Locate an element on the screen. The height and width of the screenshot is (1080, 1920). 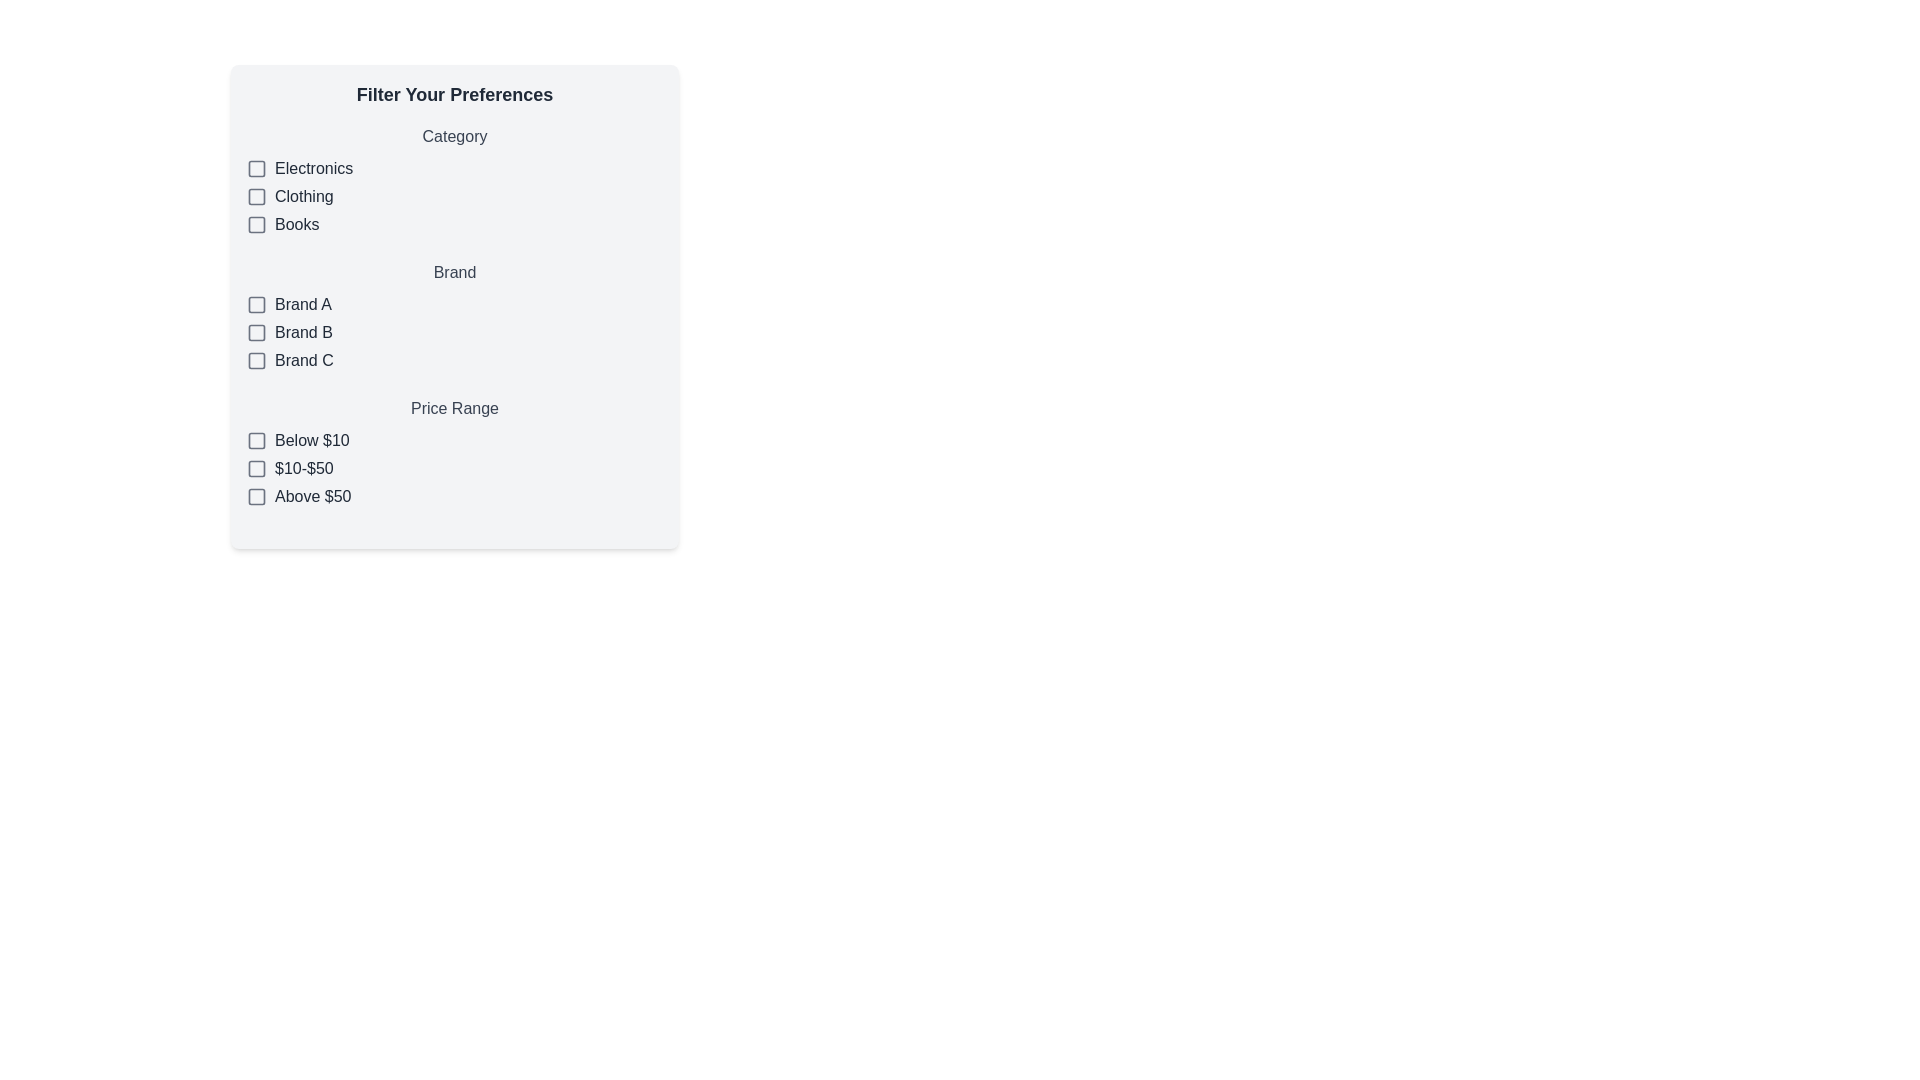
text content of the label indicating the price range filter for items between $10 and $50, located in the 'Price Range' section of the filter preferences panel is located at coordinates (303, 469).